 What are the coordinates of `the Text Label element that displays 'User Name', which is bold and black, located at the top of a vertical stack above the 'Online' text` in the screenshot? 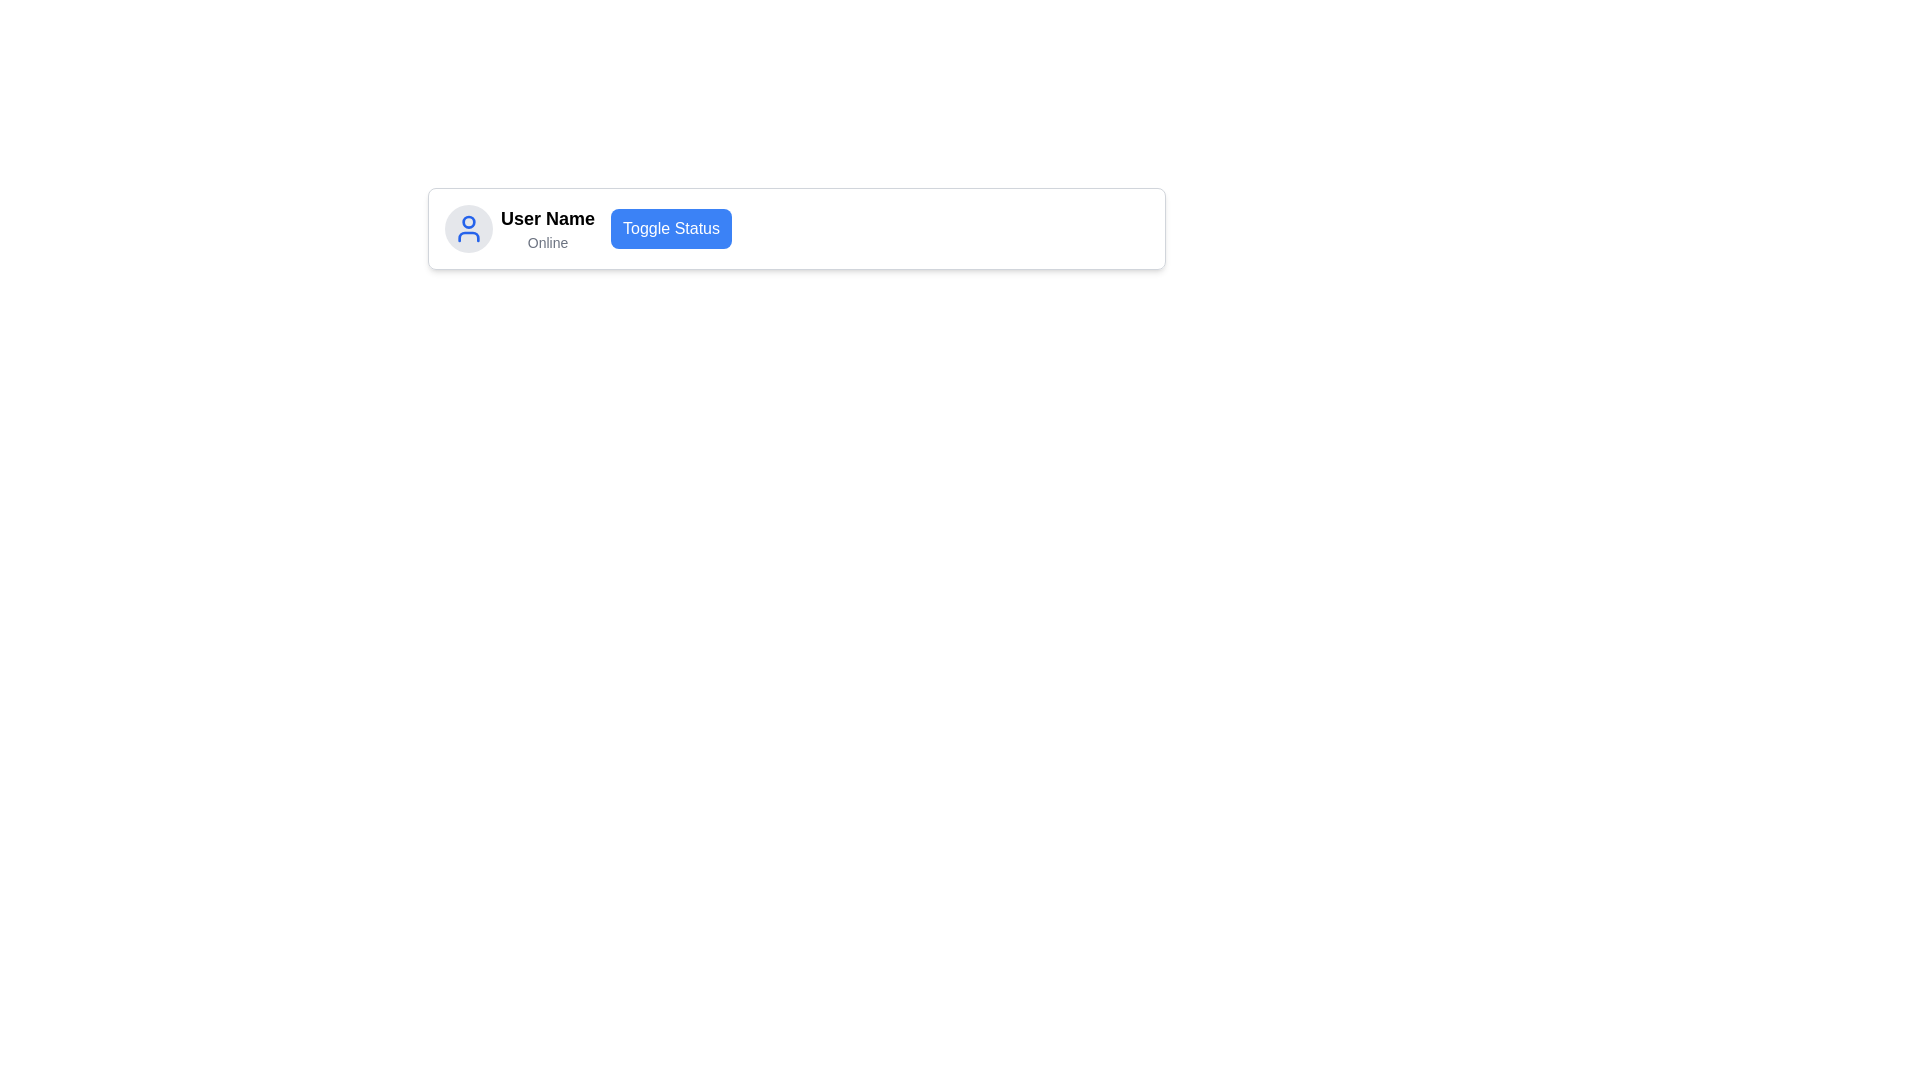 It's located at (547, 219).